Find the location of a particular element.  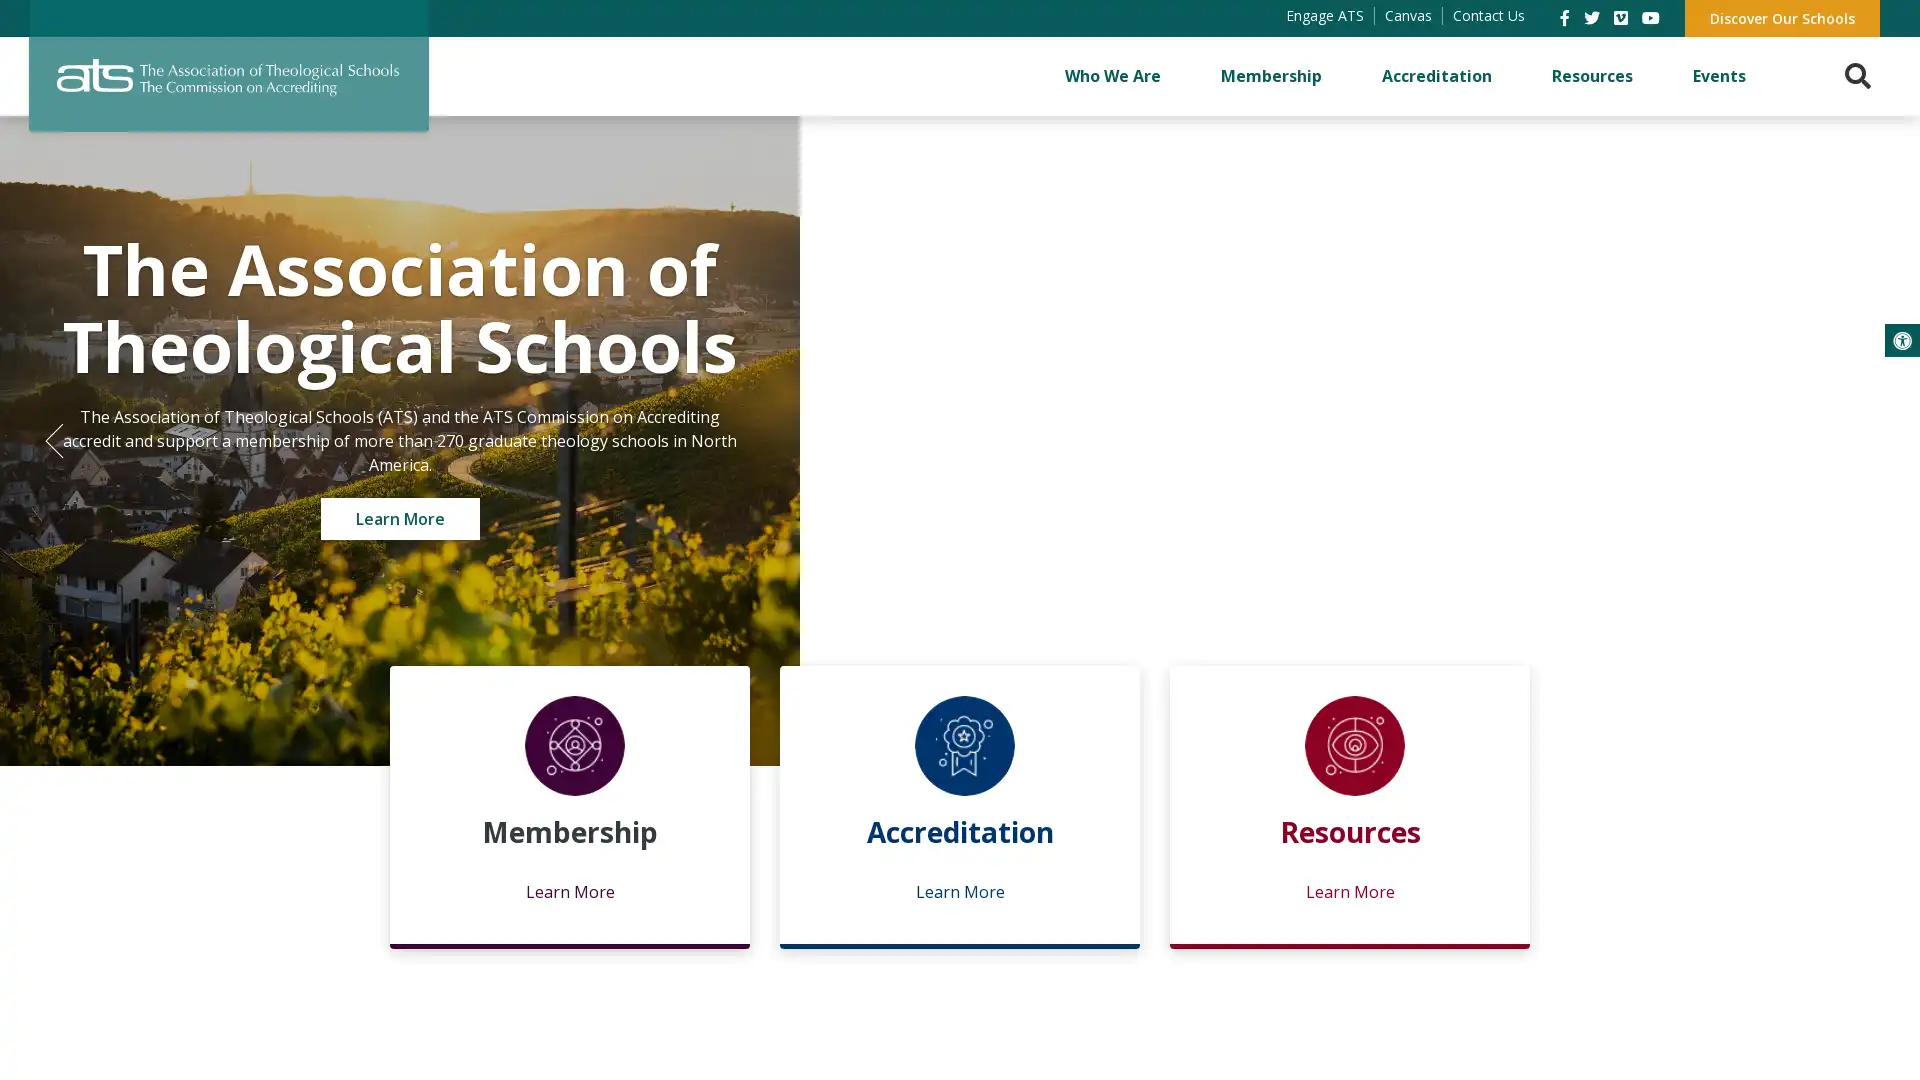

Next is located at coordinates (1865, 439).